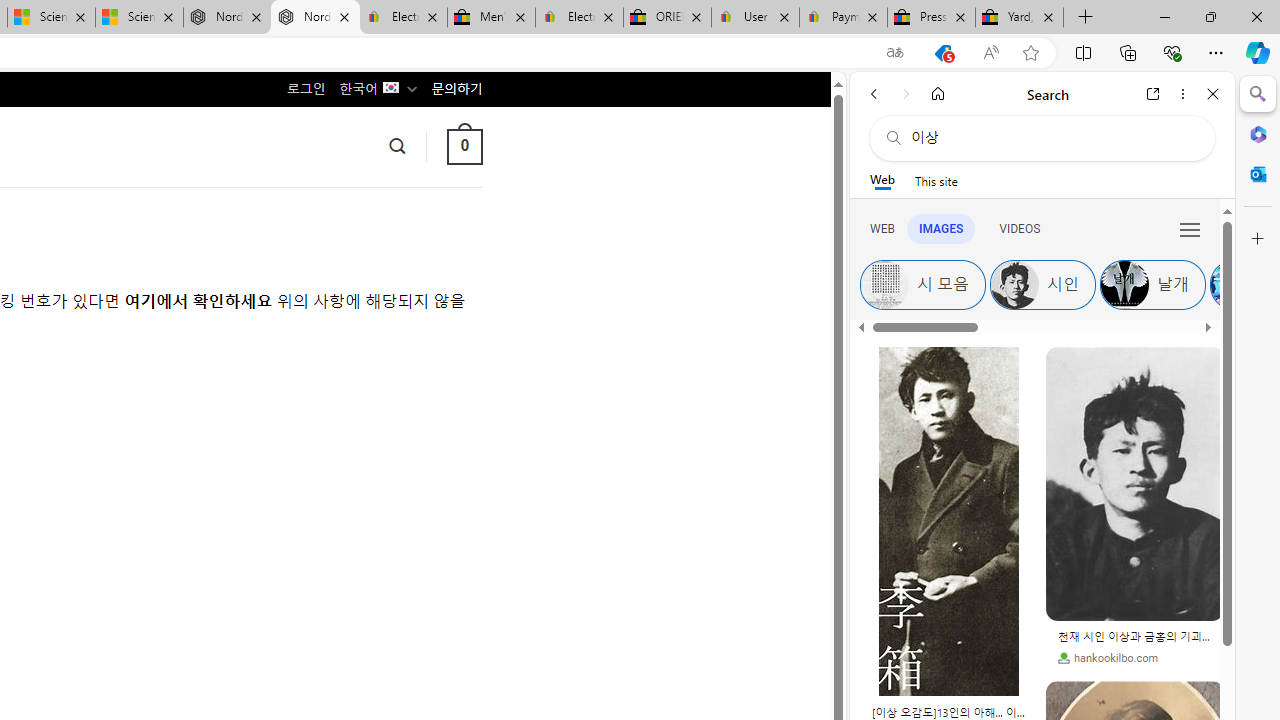  What do you see at coordinates (1107, 658) in the screenshot?
I see `'hankookilbo.com'` at bounding box center [1107, 658].